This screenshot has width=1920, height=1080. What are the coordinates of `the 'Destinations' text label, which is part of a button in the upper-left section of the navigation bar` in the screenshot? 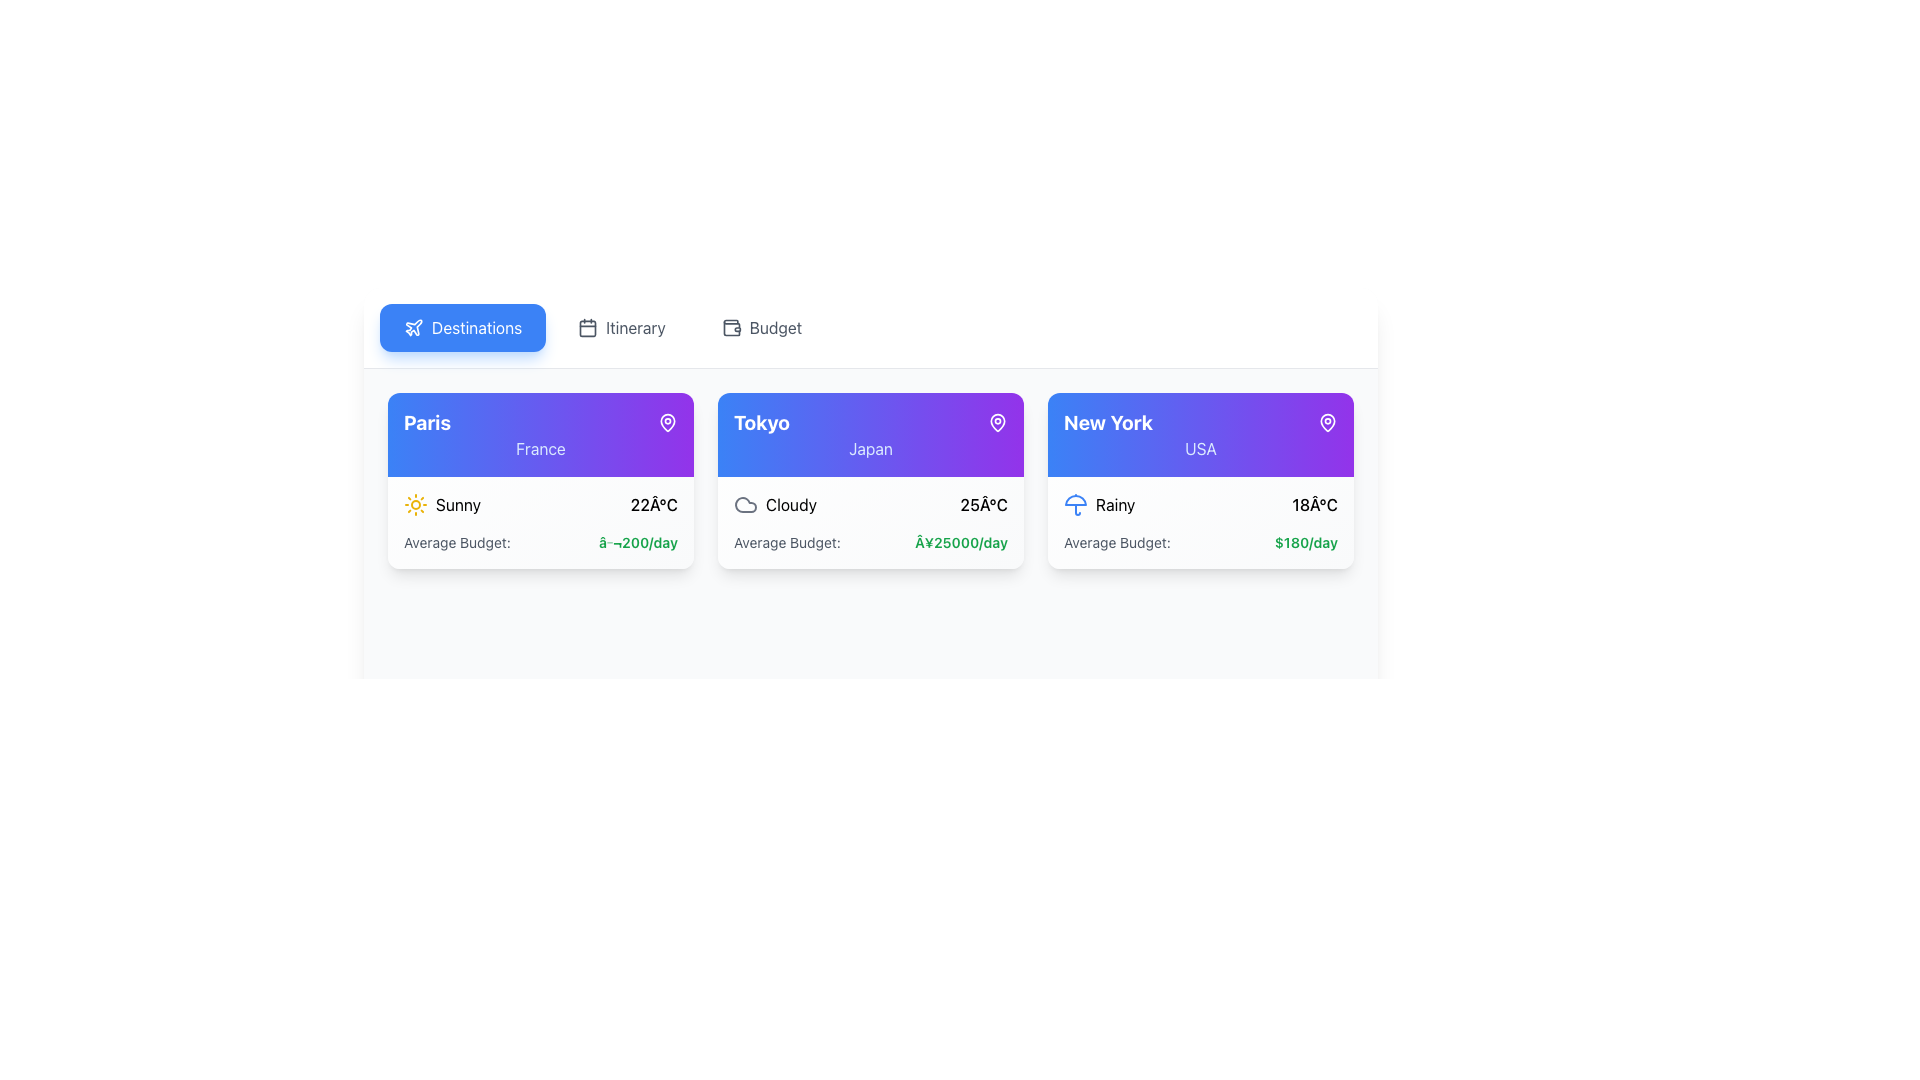 It's located at (476, 326).